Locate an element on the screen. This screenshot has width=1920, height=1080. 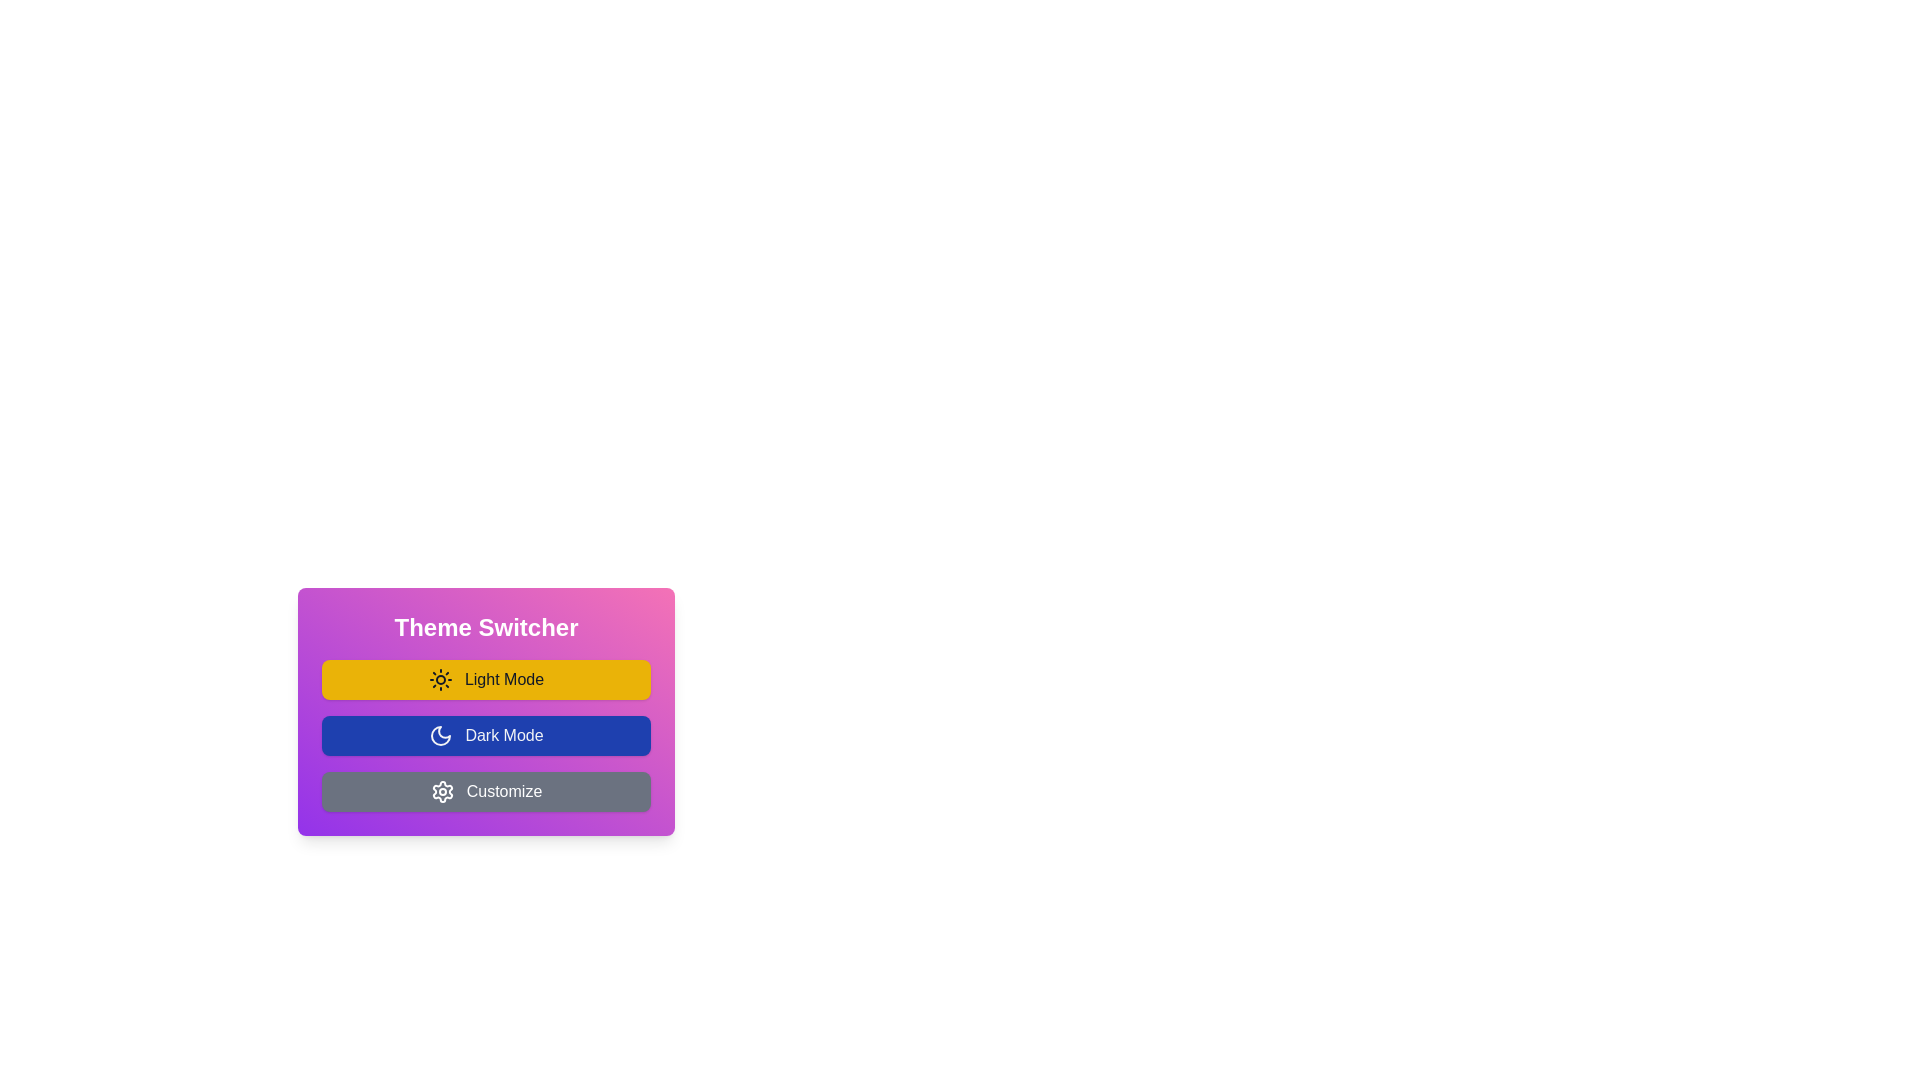
the textual label of the yellow button in the Theme Switcher menu, which allows the user to select the Light Mode theme is located at coordinates (504, 678).